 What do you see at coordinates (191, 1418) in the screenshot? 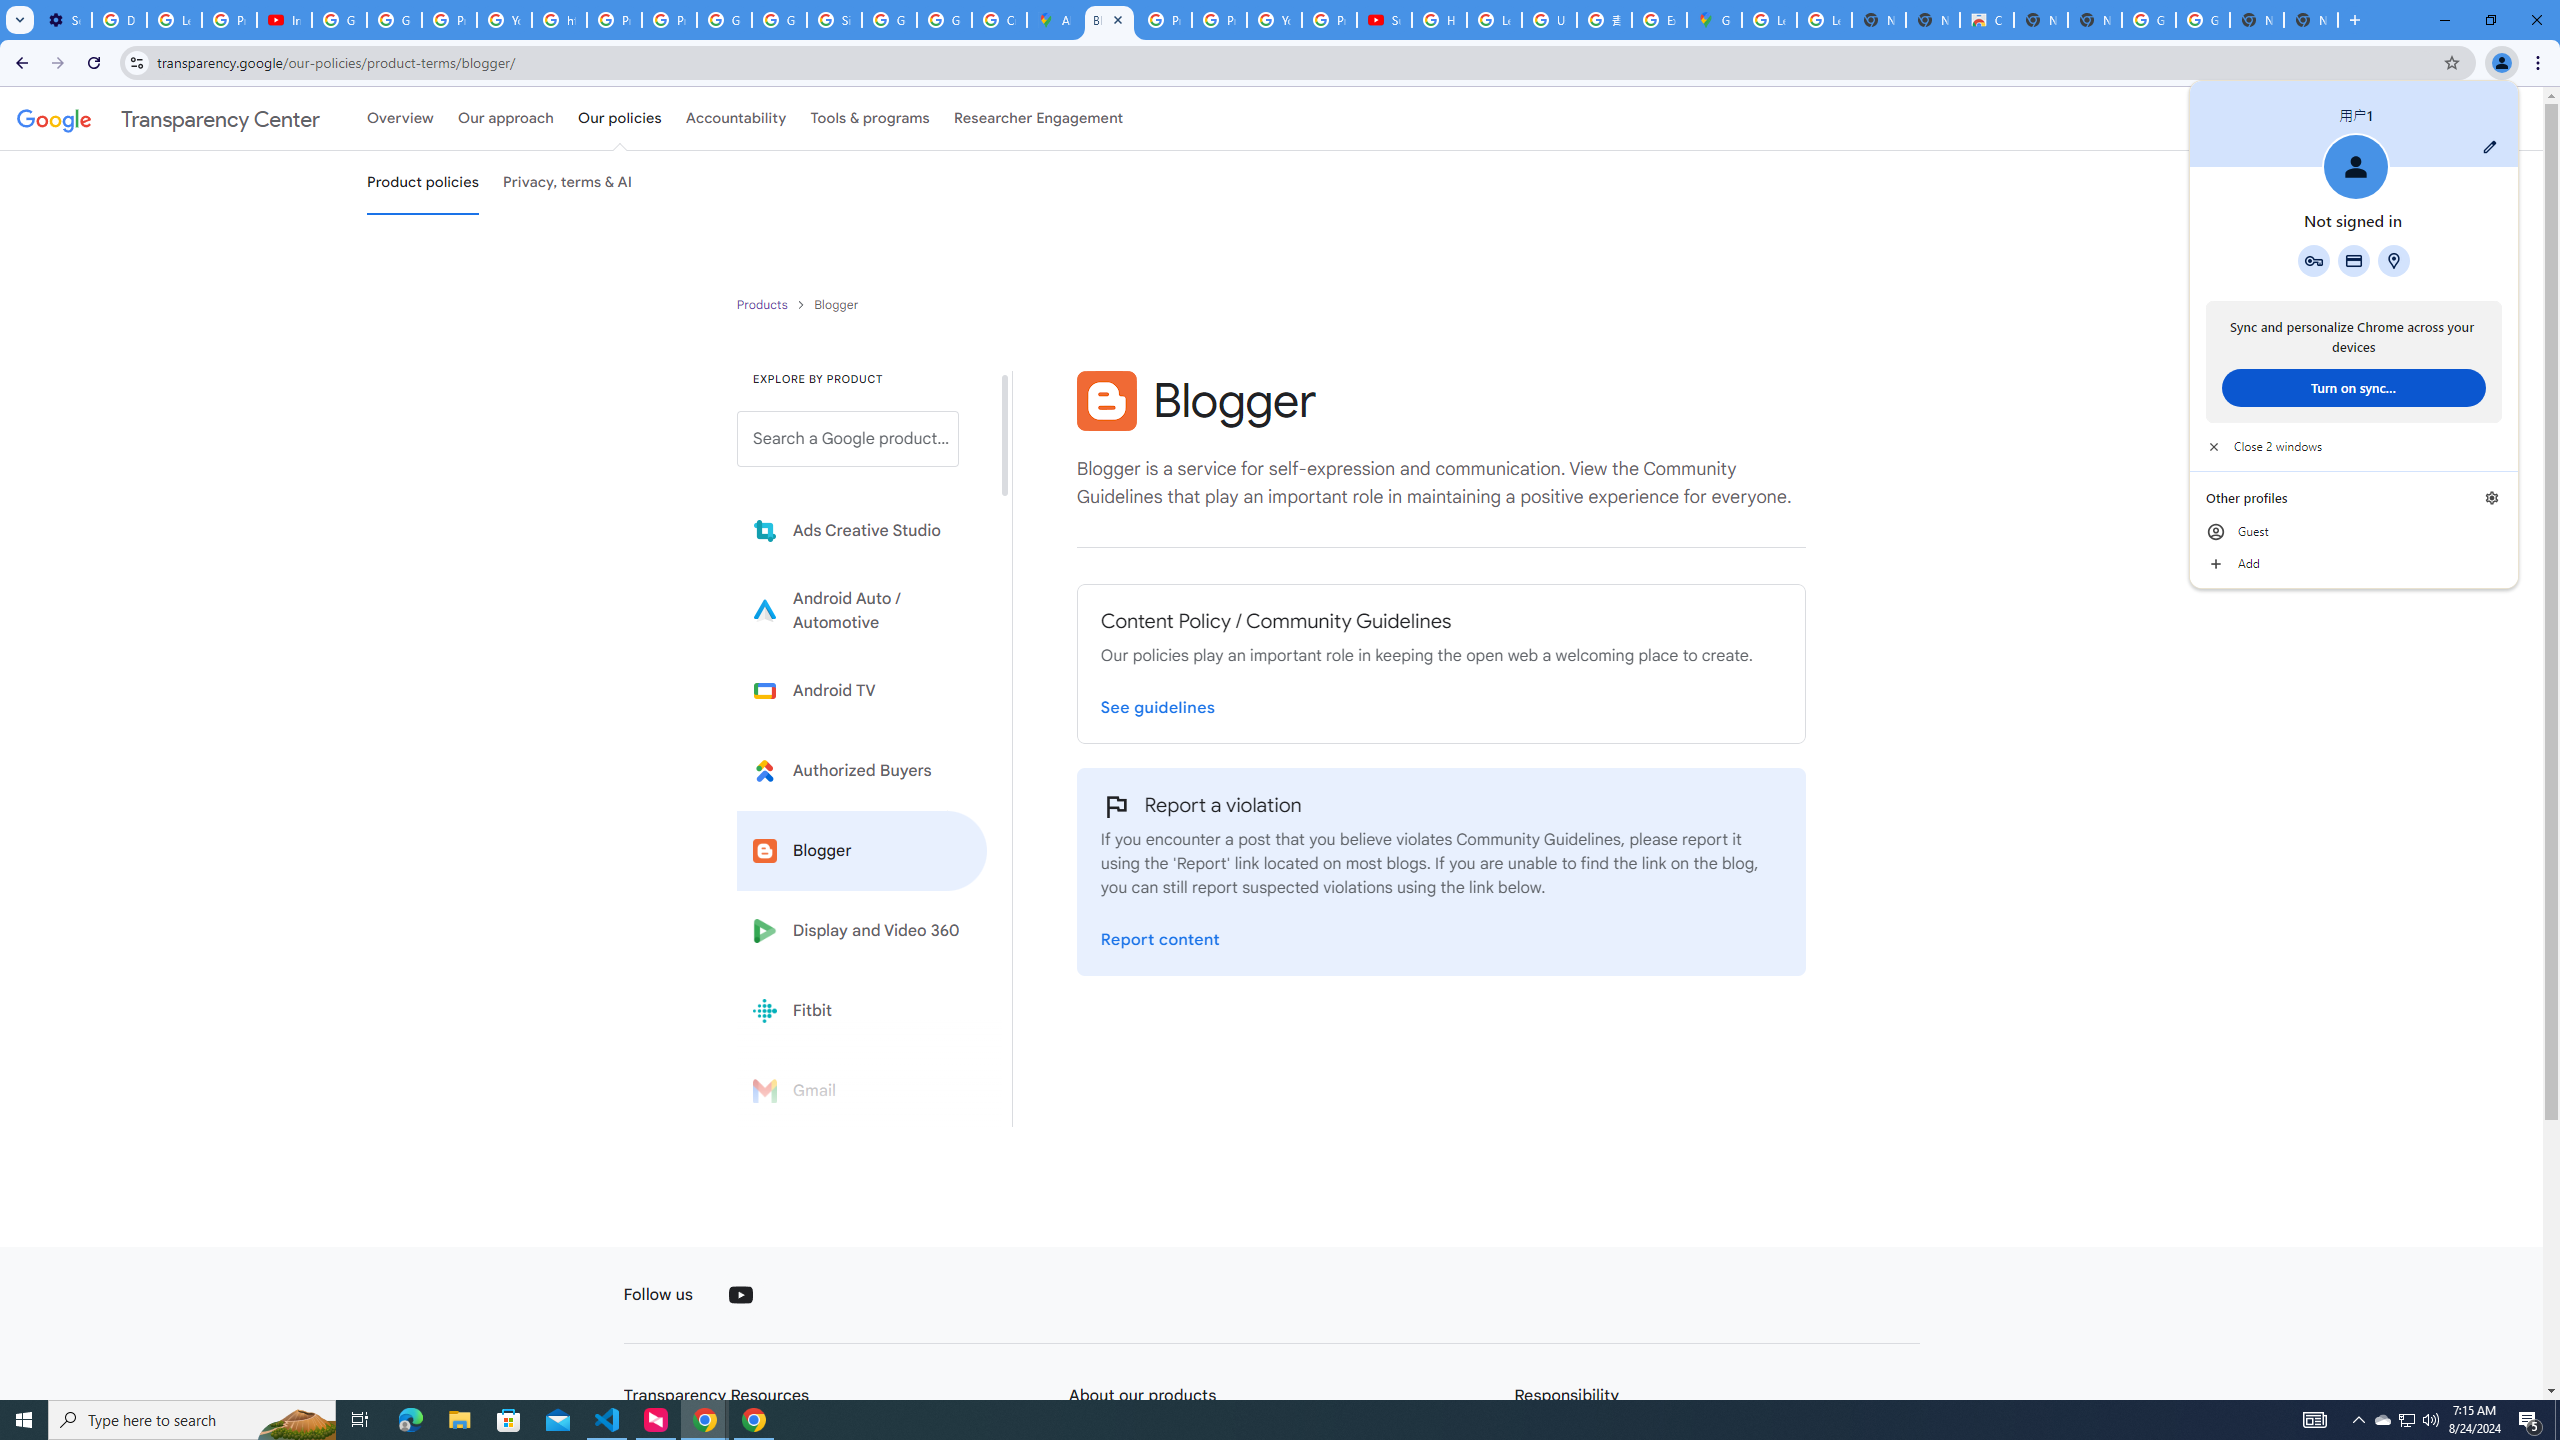
I see `'Type here to search'` at bounding box center [191, 1418].